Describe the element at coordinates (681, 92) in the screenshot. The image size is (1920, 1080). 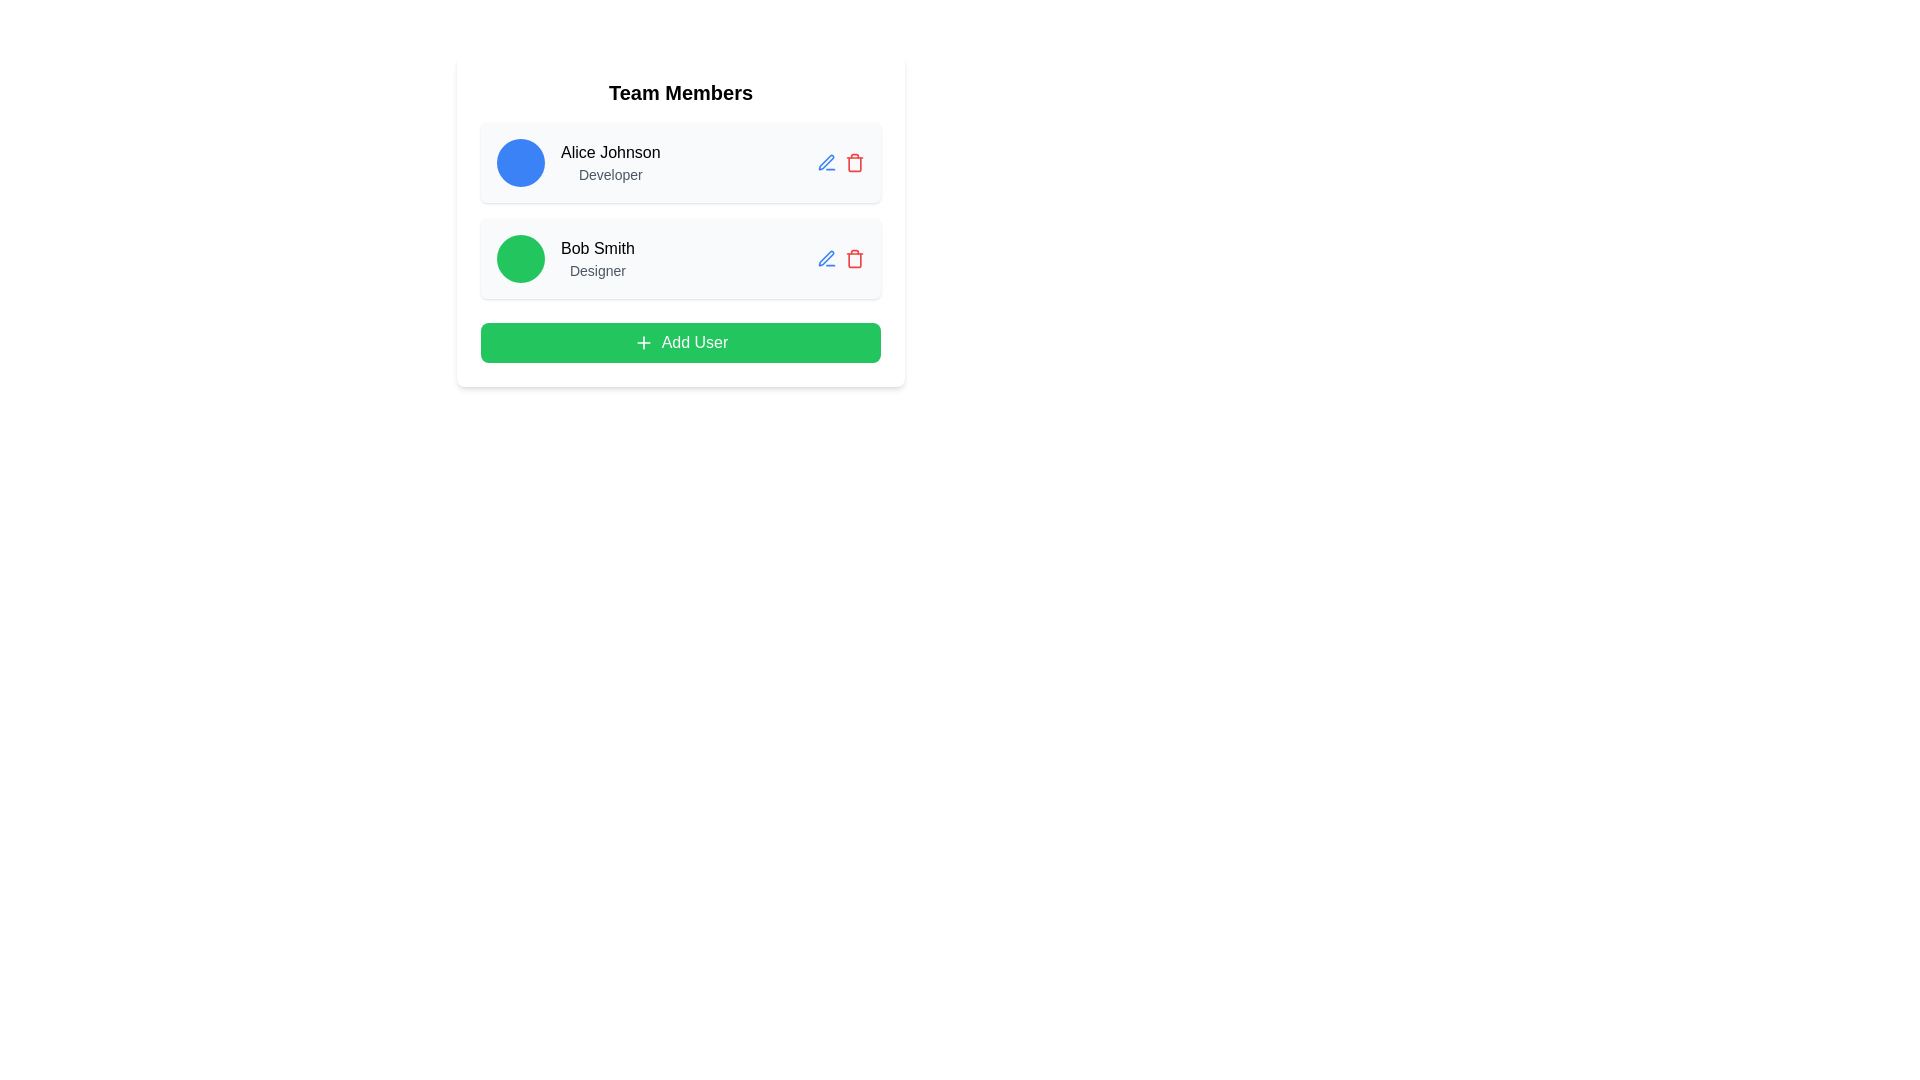
I see `the 'Team Members' label, which is a bold heading displayed at the top of the card content area and spans horizontally across the card` at that location.